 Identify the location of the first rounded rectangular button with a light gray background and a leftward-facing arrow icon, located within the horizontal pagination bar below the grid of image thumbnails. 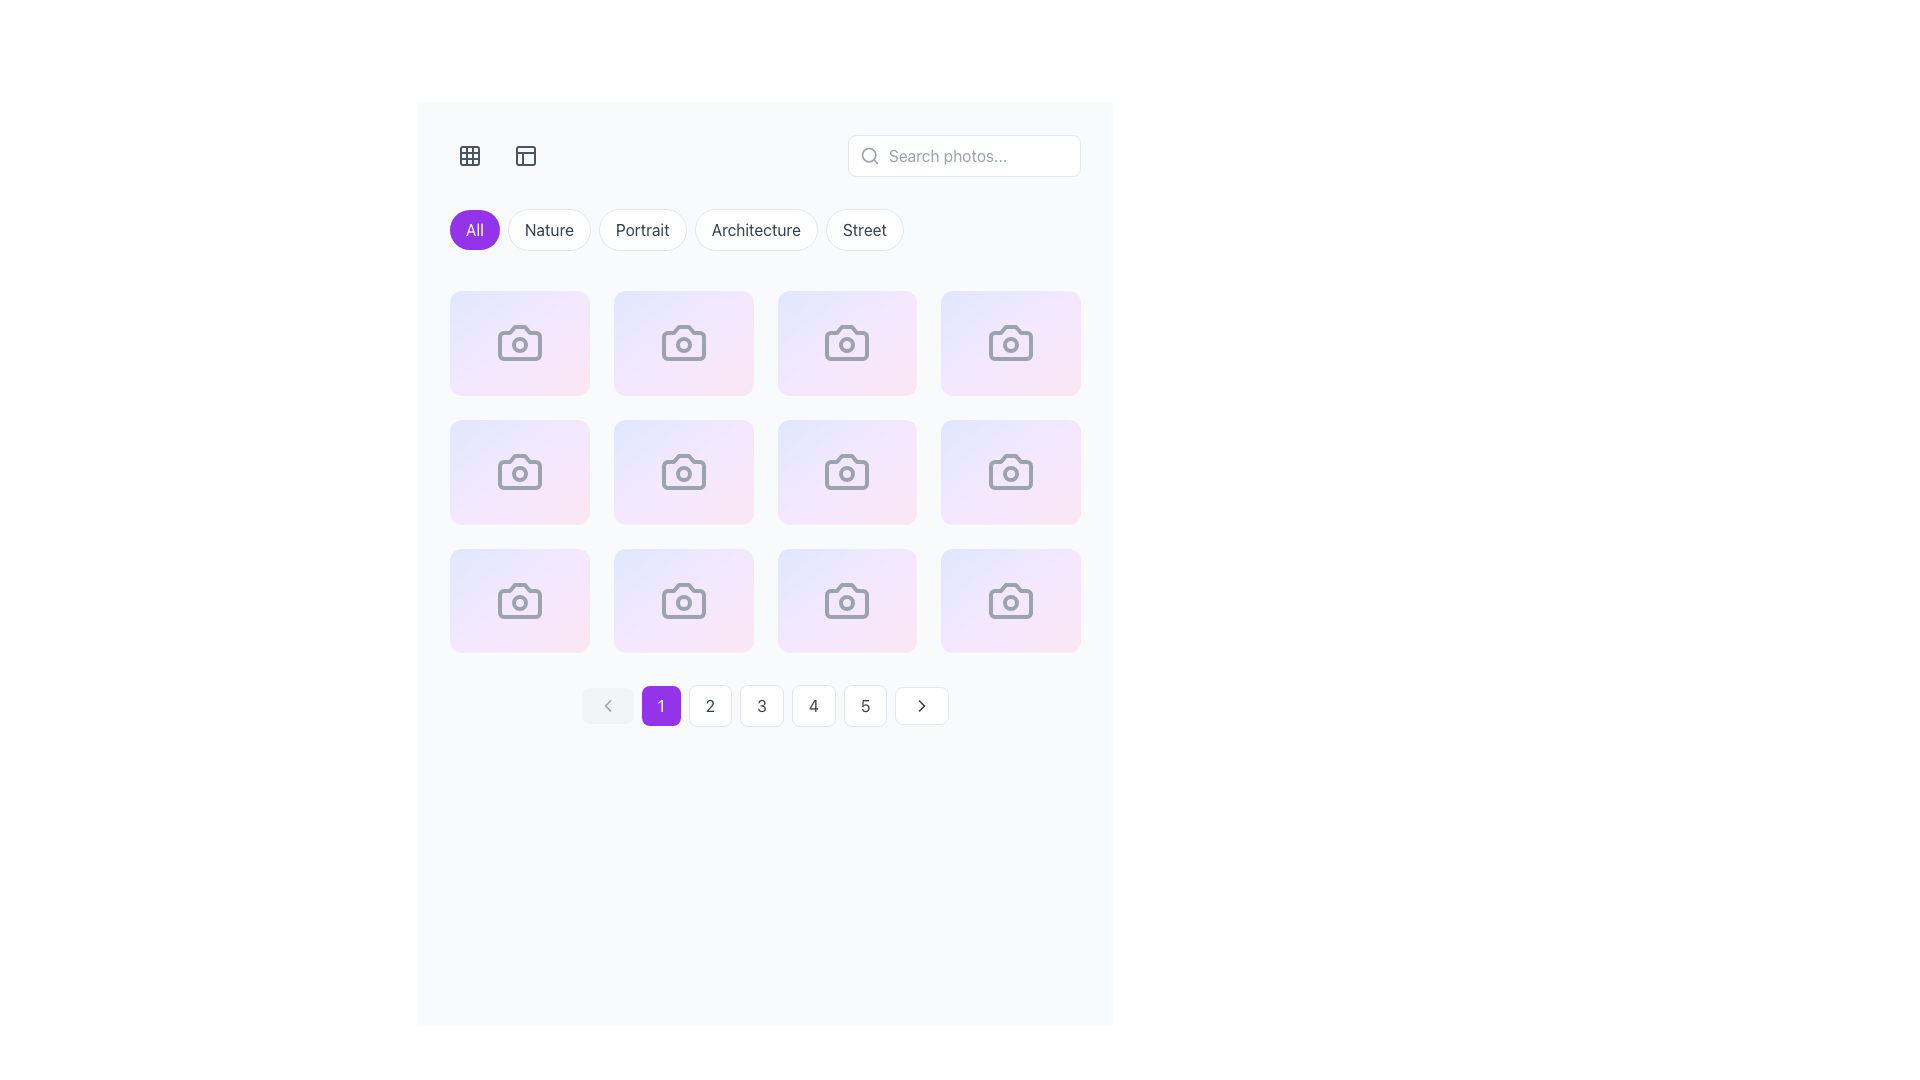
(606, 705).